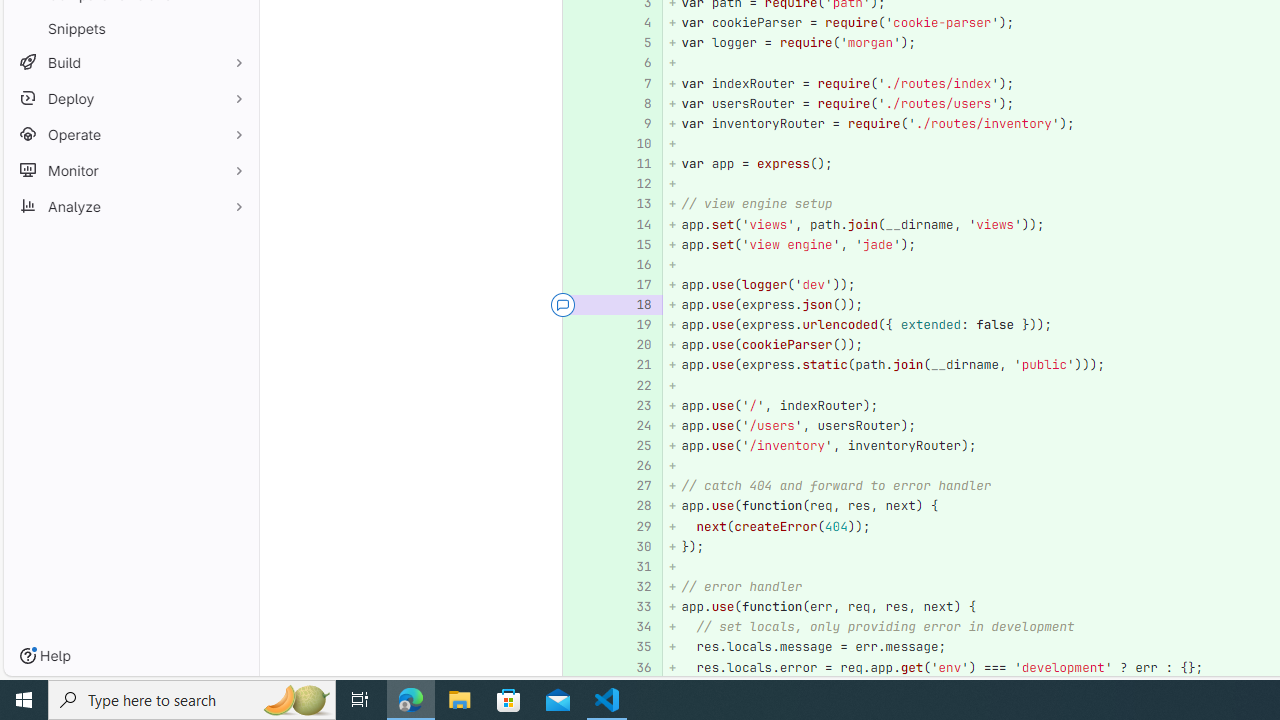  What do you see at coordinates (633, 62) in the screenshot?
I see `'6'` at bounding box center [633, 62].